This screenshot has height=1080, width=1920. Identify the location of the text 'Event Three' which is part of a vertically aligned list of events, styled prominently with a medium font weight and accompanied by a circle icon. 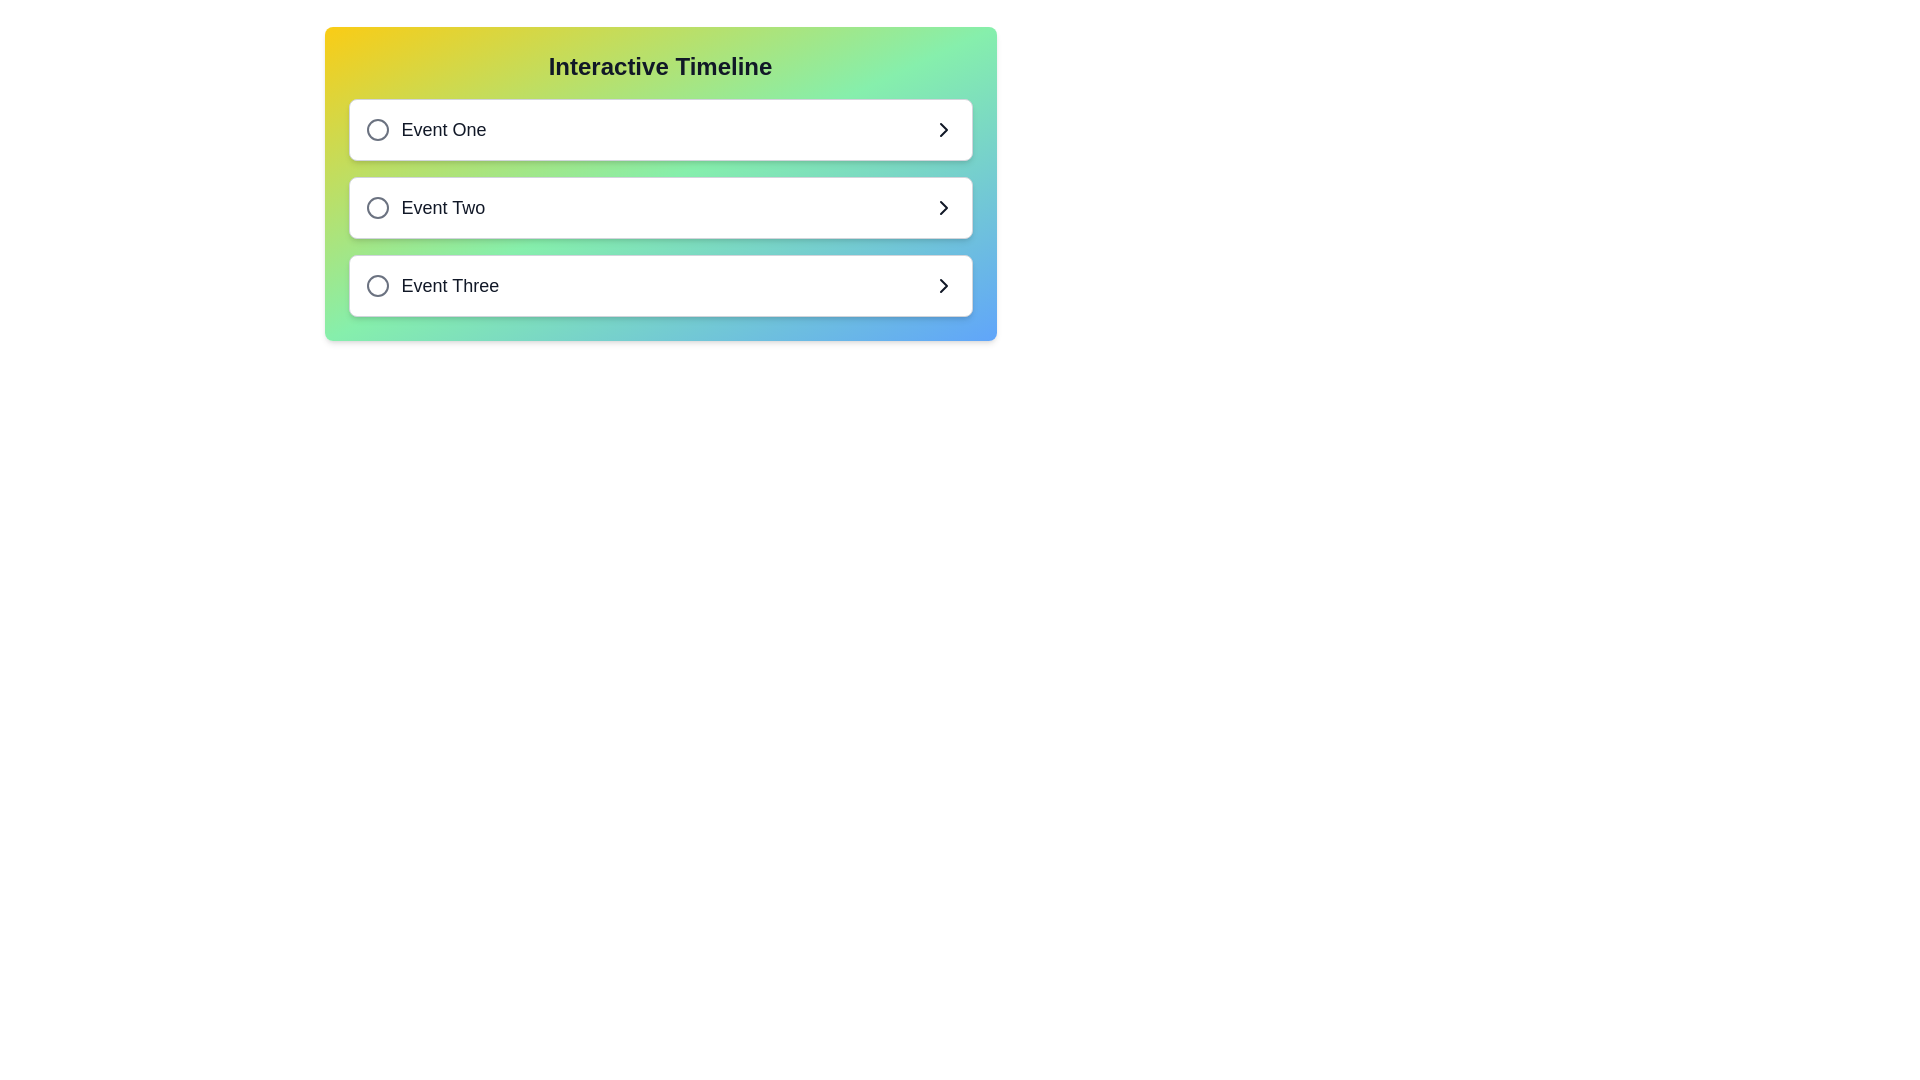
(431, 285).